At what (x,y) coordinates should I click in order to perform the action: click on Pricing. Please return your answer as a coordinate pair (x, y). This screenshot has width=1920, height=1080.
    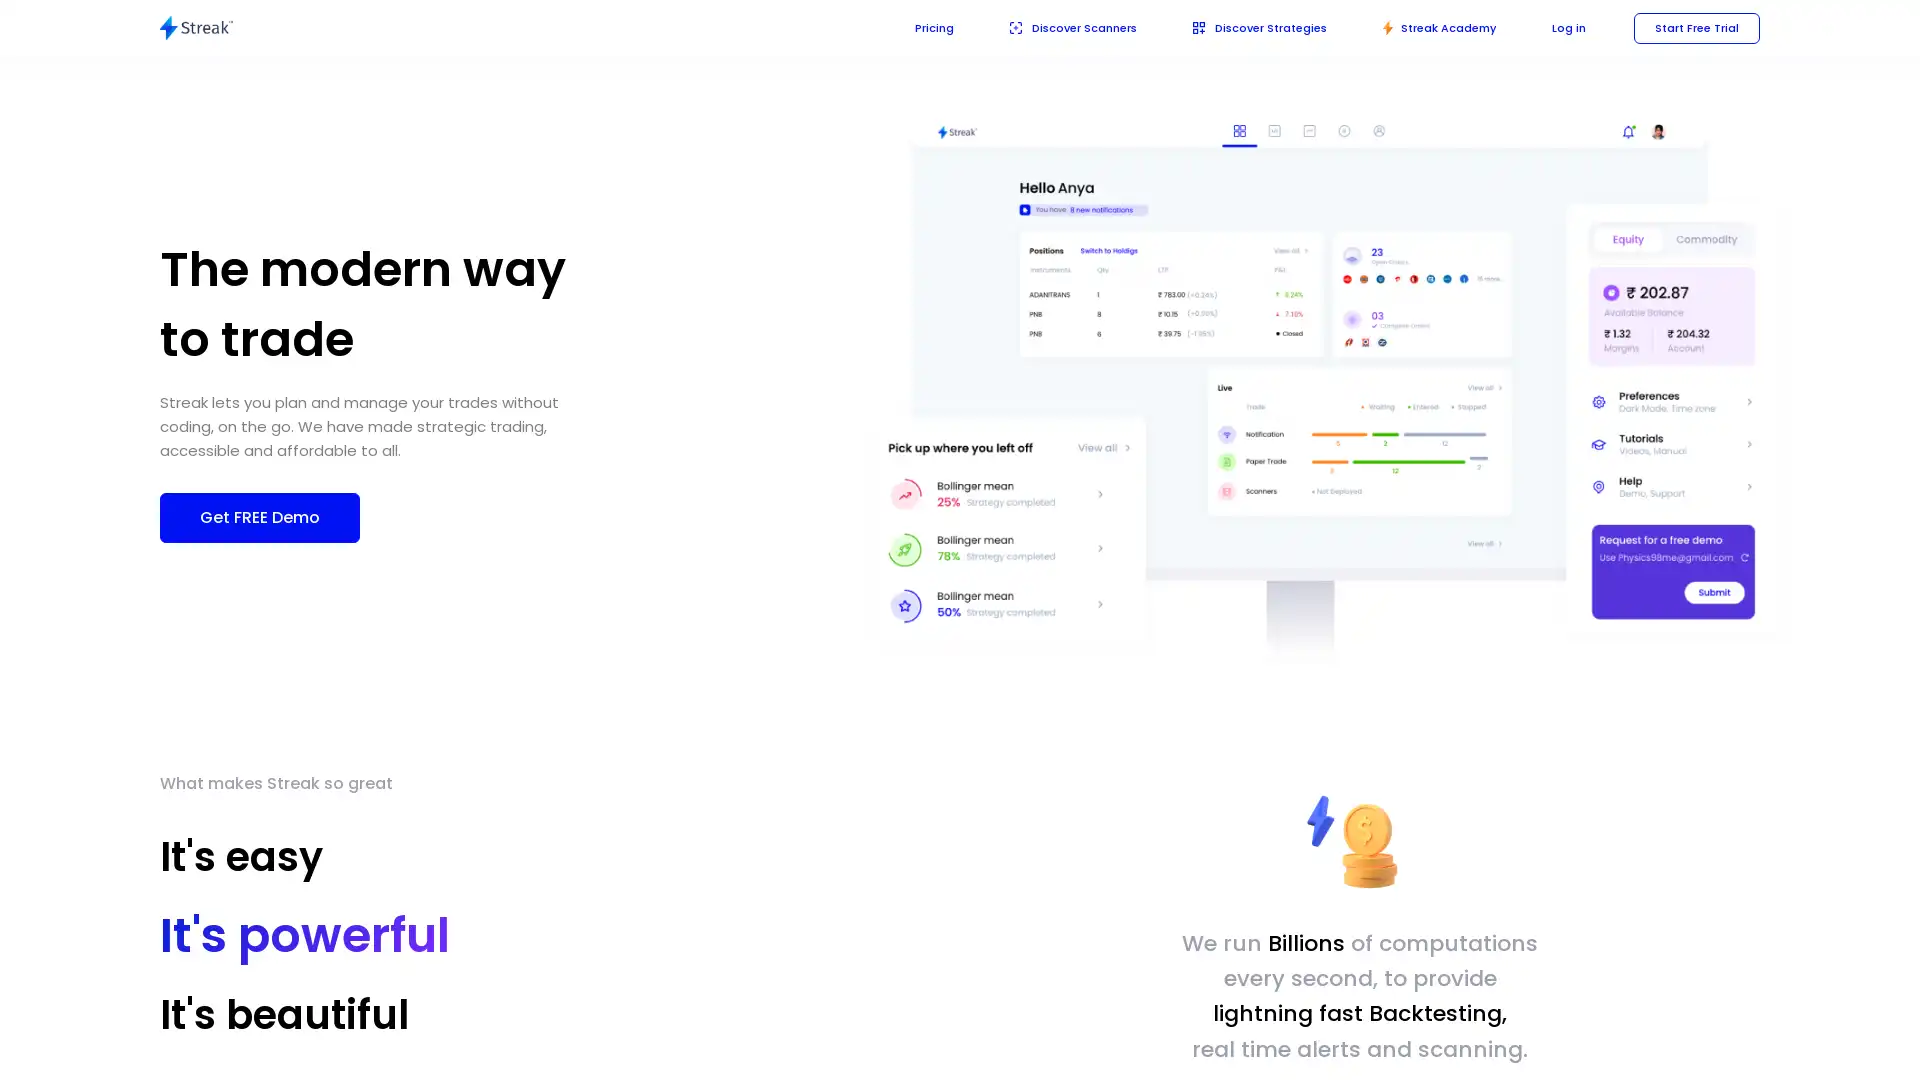
    Looking at the image, I should click on (904, 27).